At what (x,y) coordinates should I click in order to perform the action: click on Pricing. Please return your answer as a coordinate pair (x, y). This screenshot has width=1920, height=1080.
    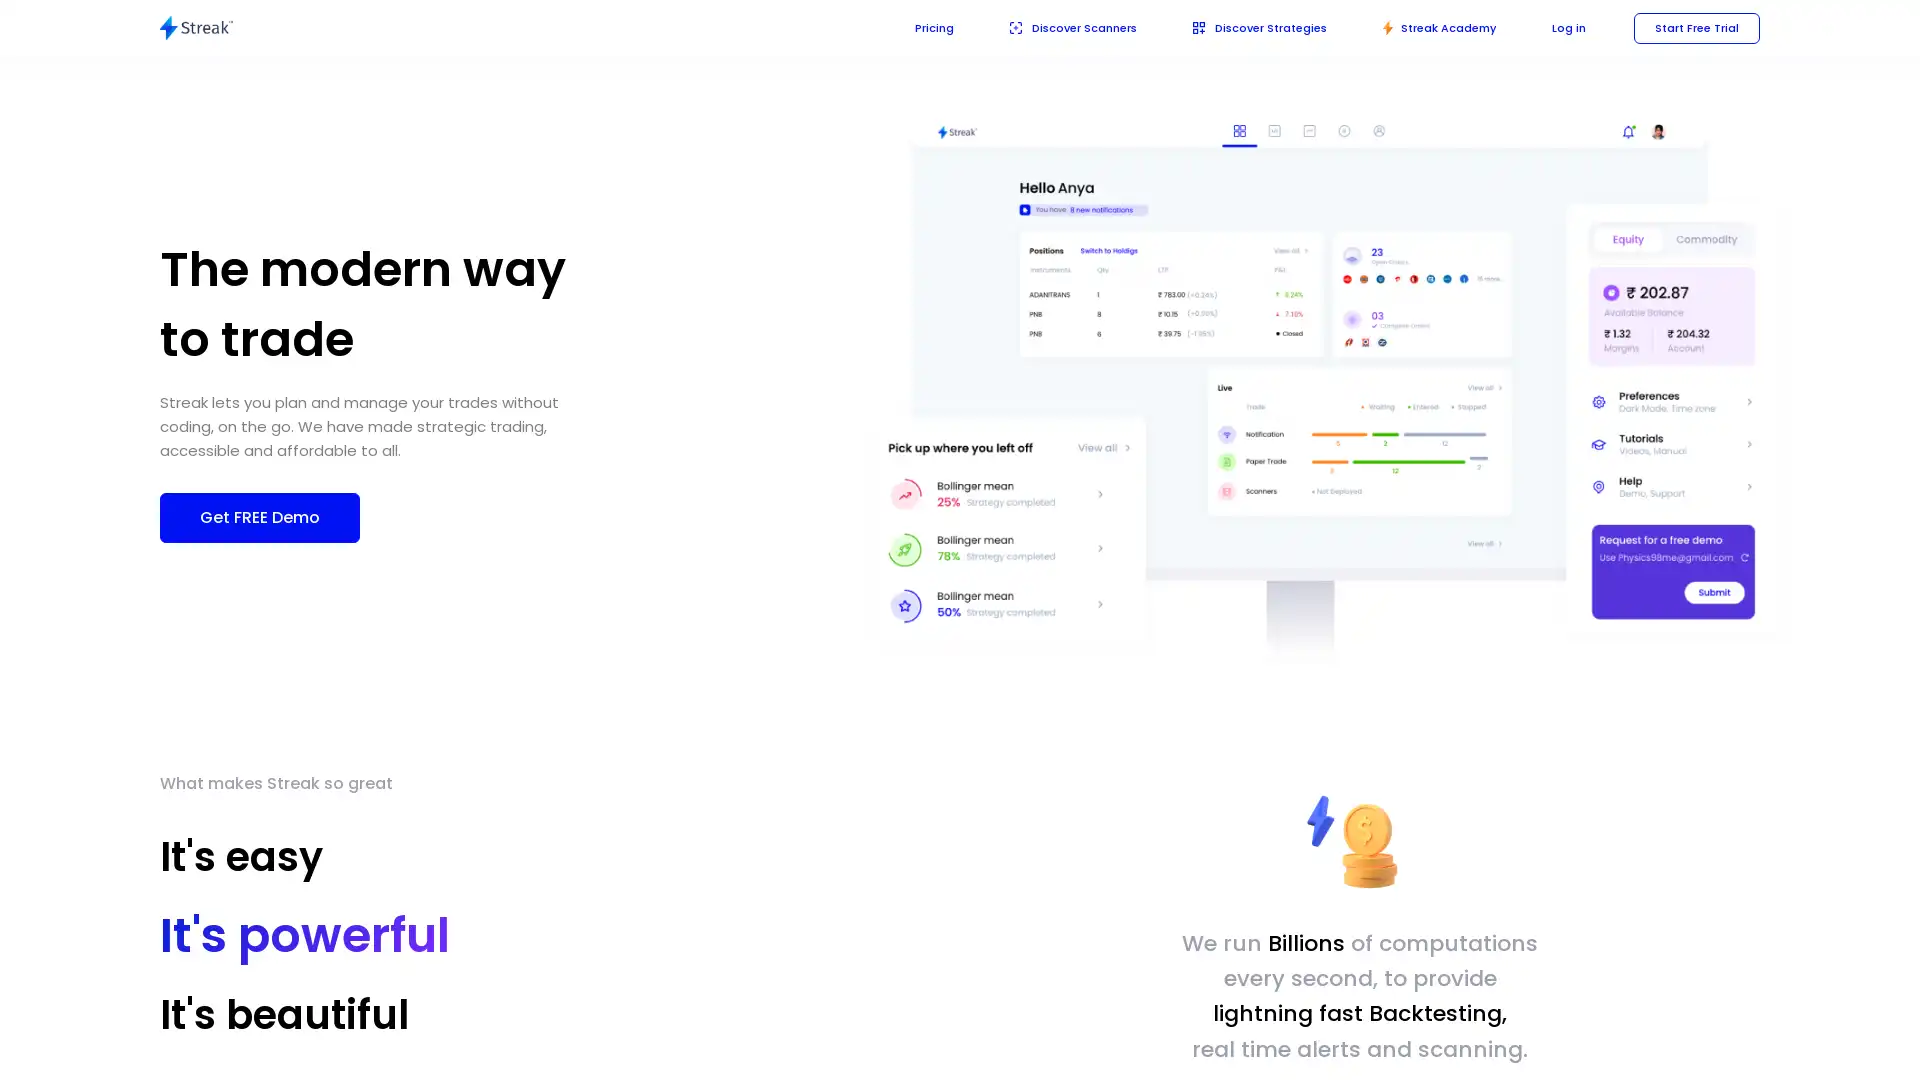
    Looking at the image, I should click on (904, 27).